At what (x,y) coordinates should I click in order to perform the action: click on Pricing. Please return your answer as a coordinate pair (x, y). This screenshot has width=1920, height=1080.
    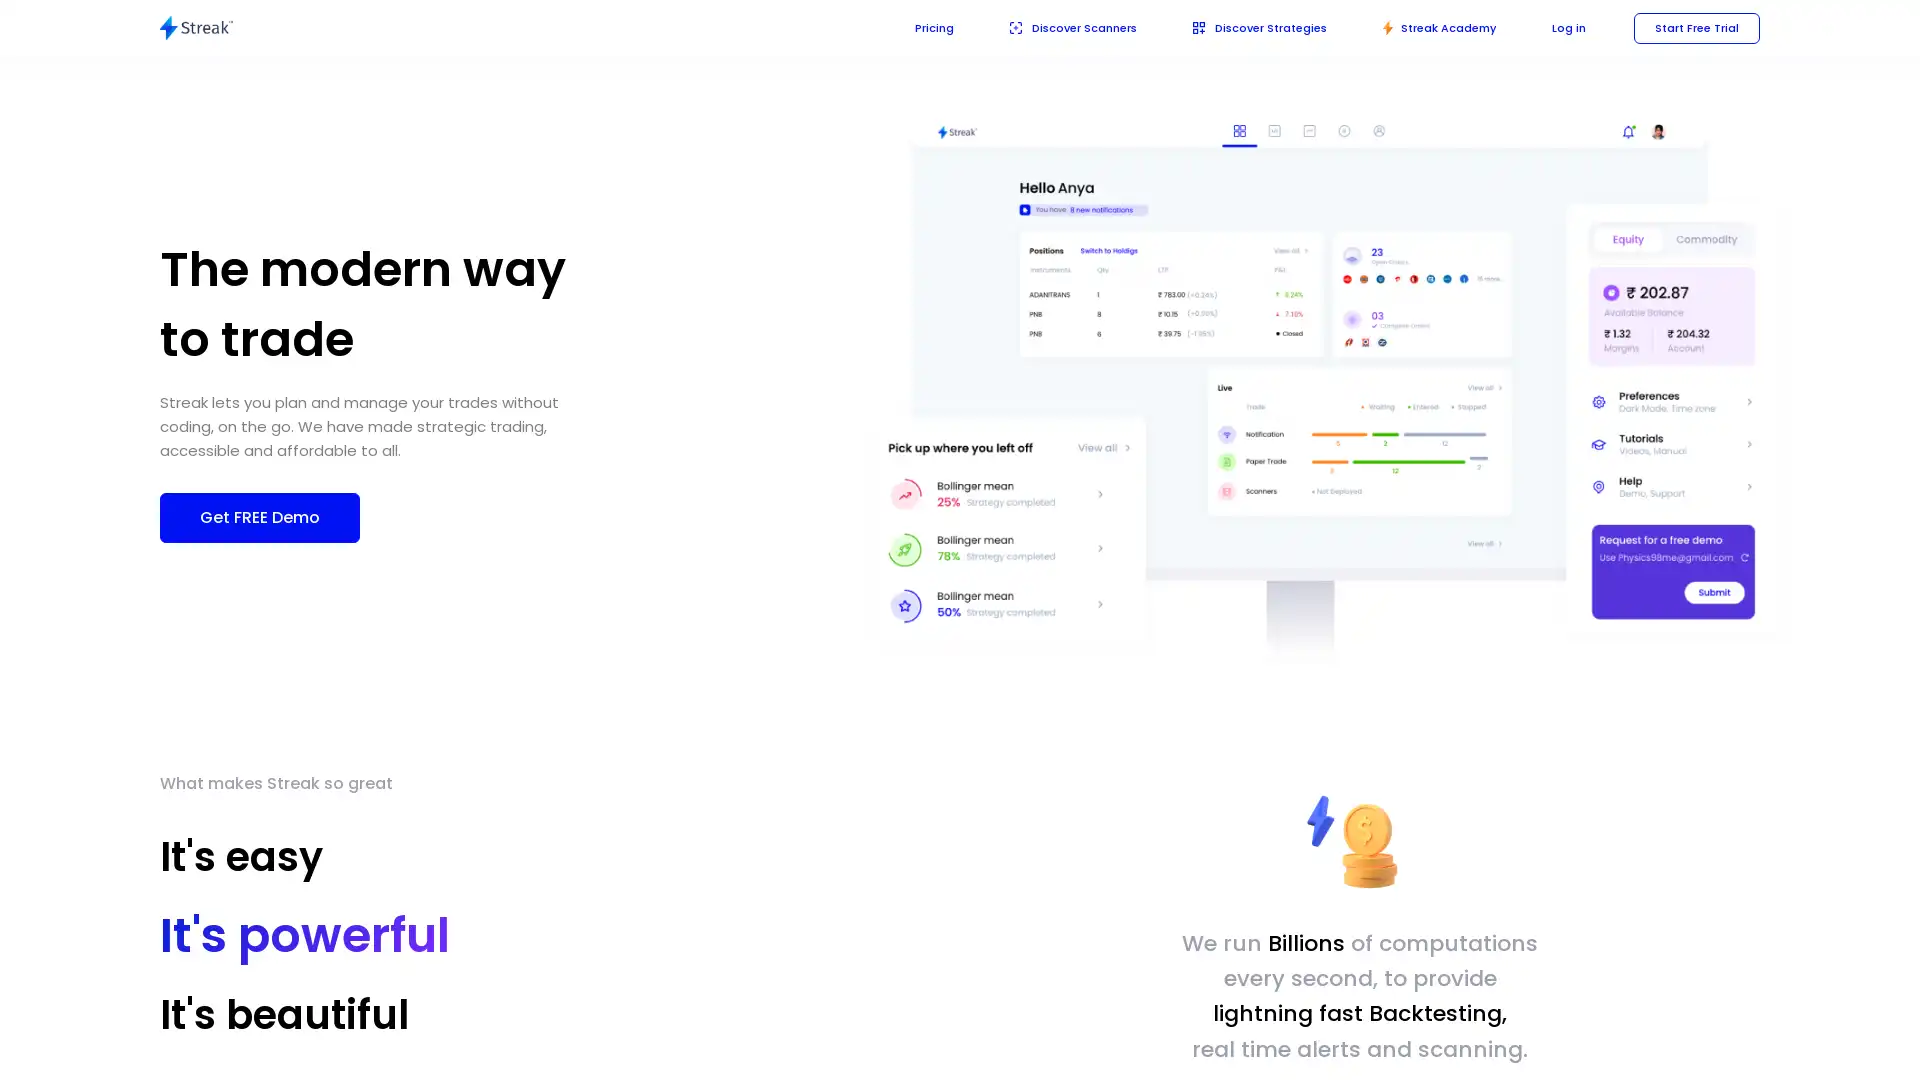
    Looking at the image, I should click on (904, 27).